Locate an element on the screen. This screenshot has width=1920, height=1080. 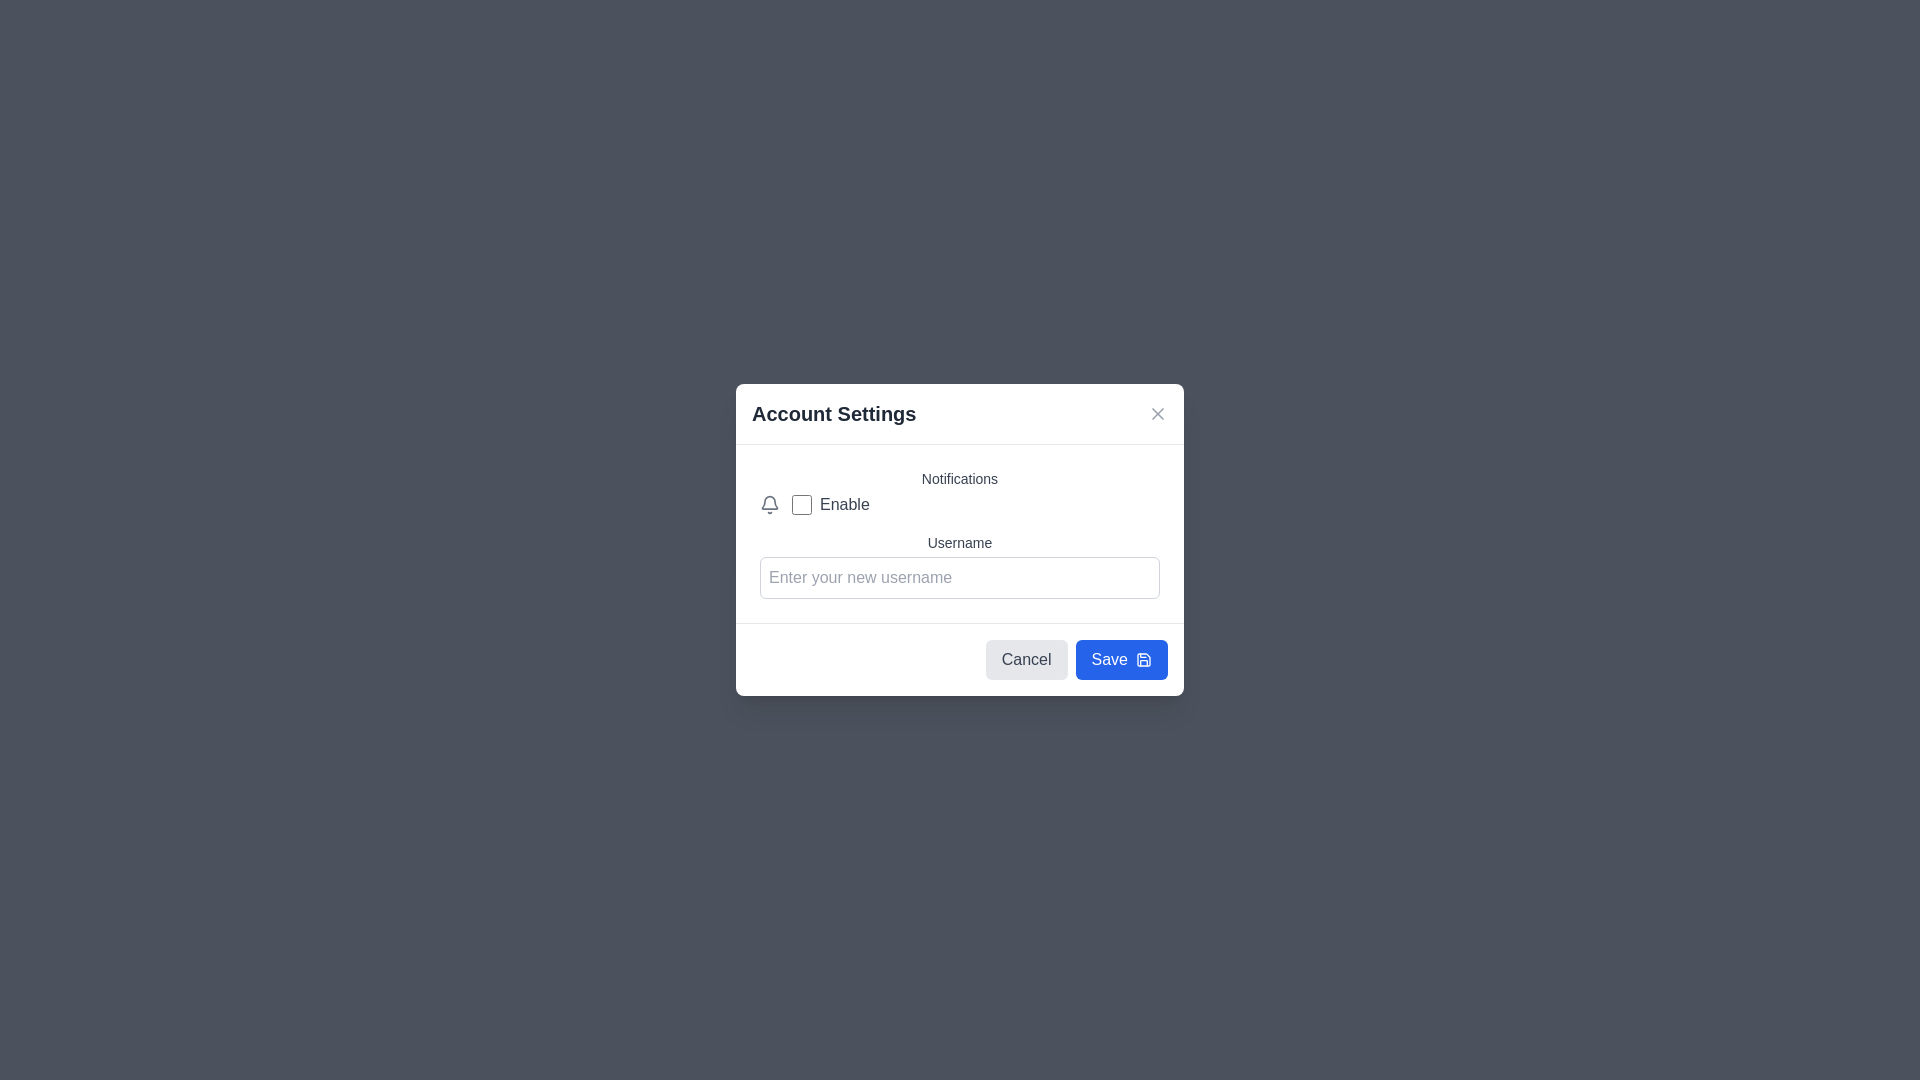
the SVG graphical element shaped like a bell, which serves as a notification indicator, located at the given center coordinates is located at coordinates (768, 501).